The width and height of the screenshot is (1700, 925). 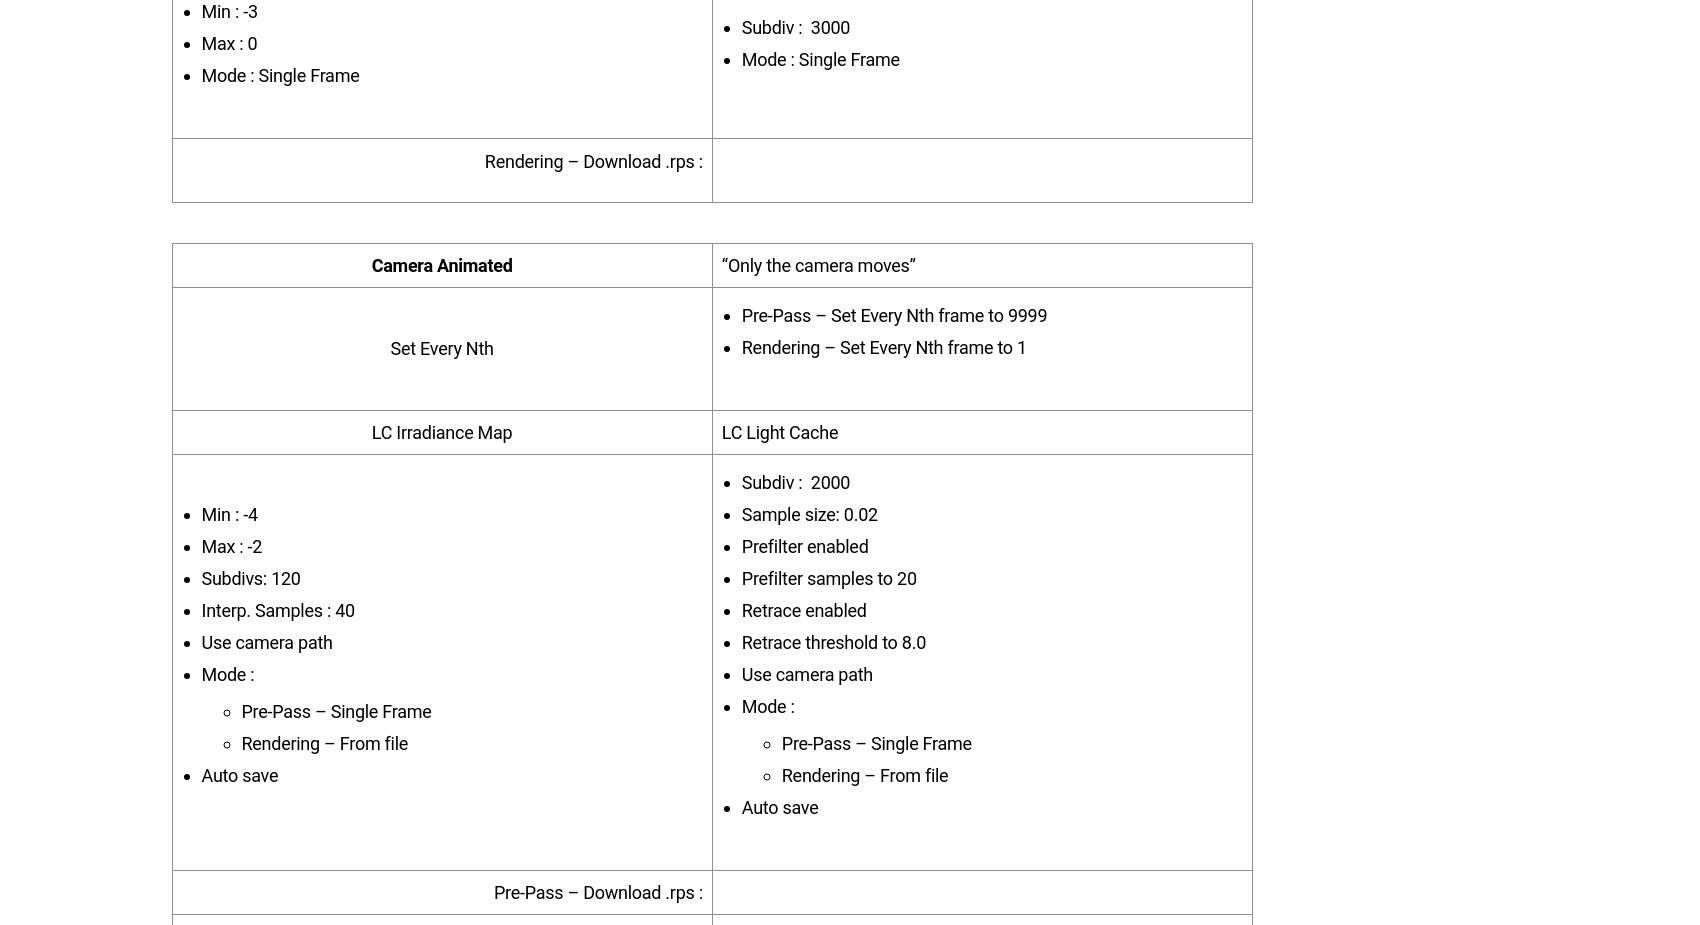 I want to click on 'Element_SelfIllumination', so click(x=350, y=138).